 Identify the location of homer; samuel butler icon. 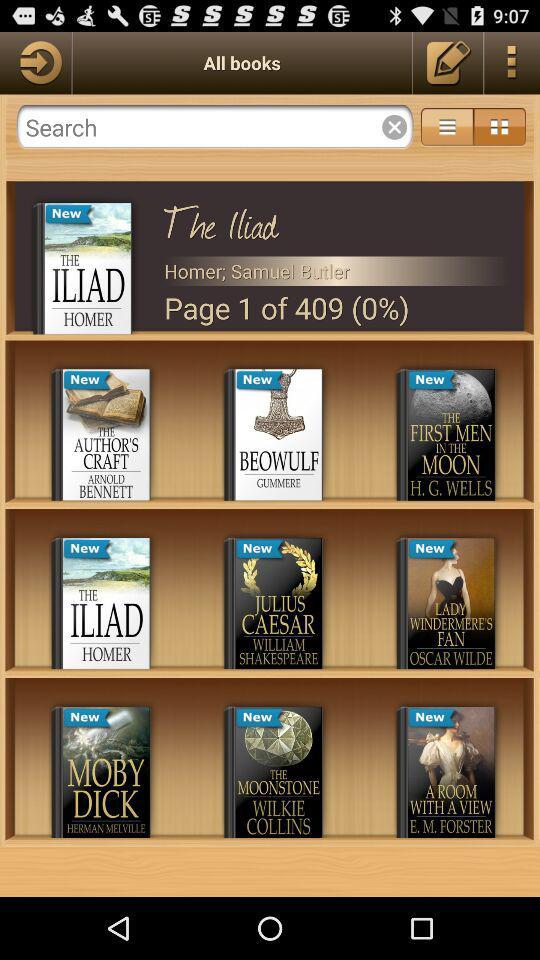
(336, 270).